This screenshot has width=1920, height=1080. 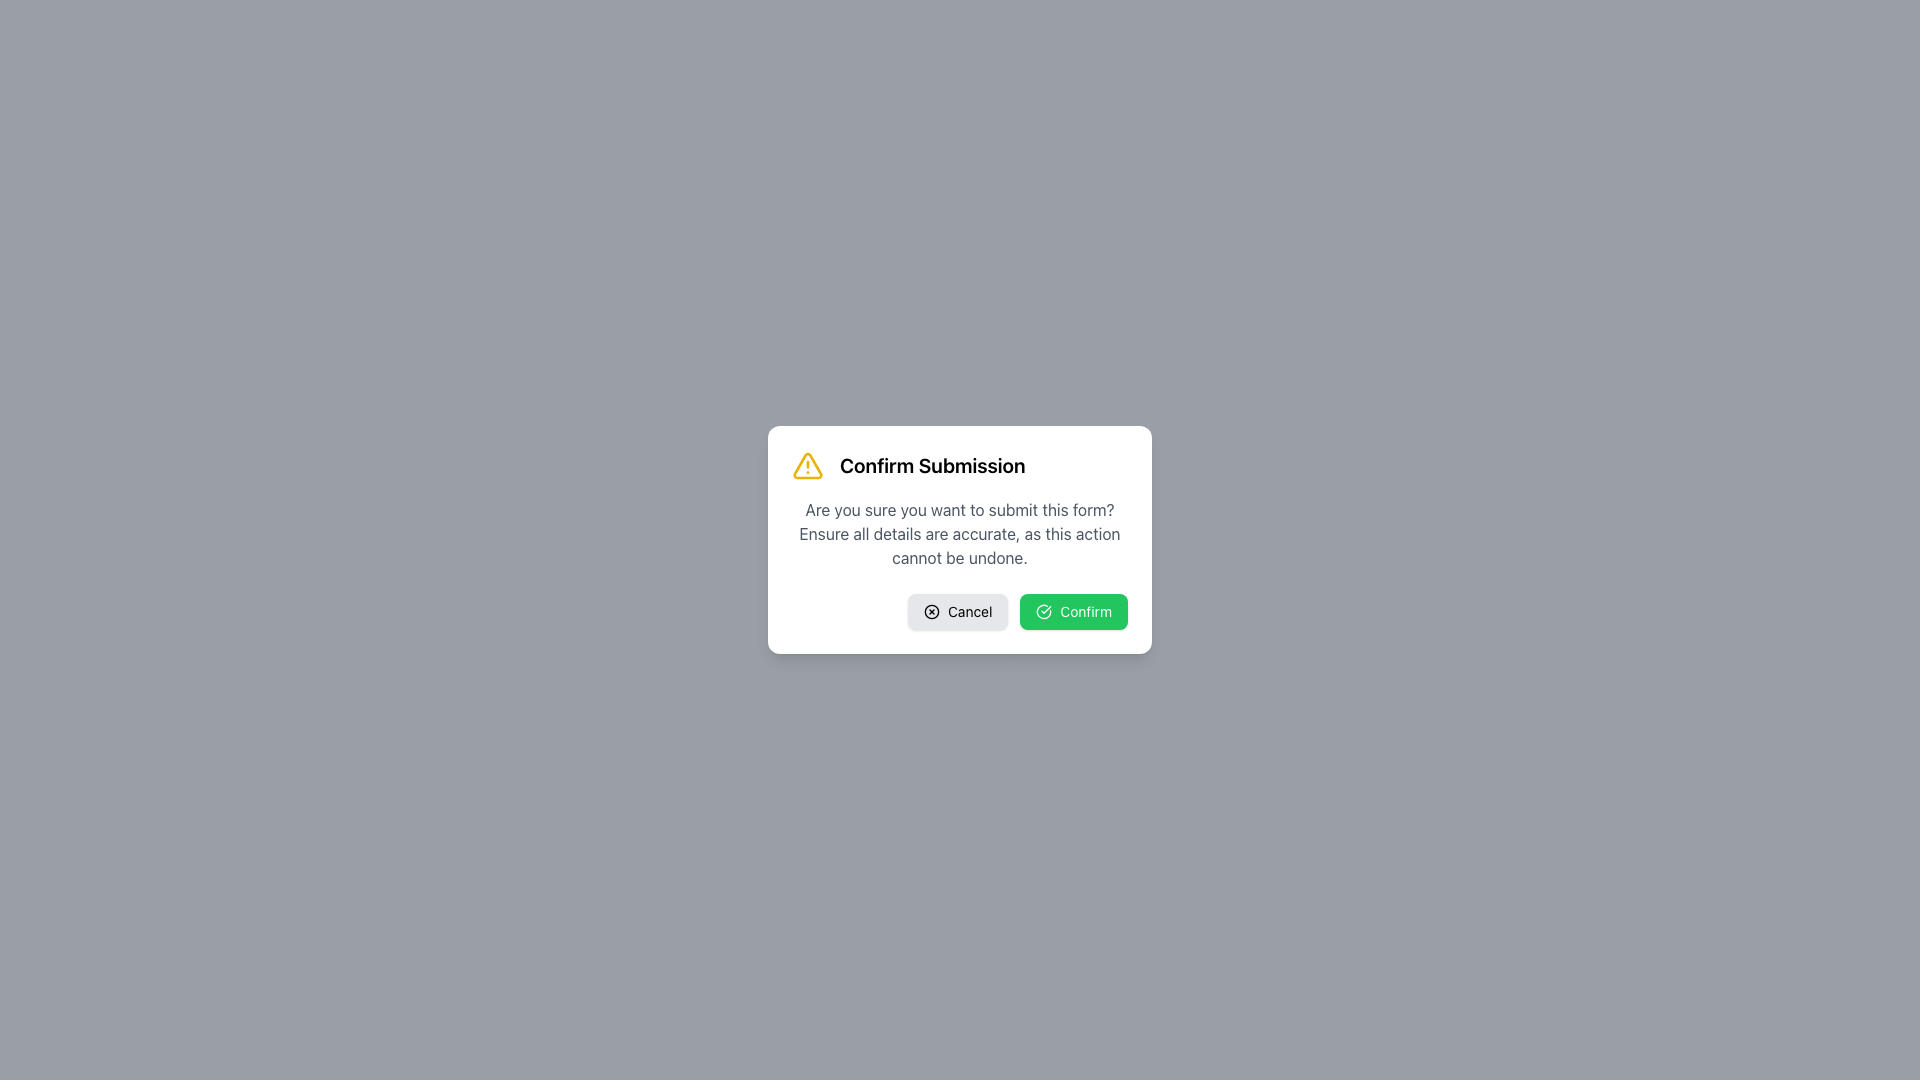 What do you see at coordinates (960, 532) in the screenshot?
I see `the cautionary statement text located within the dialog box below the 'Confirm Submission' title and above the 'Cancel' and 'Confirm' buttons` at bounding box center [960, 532].